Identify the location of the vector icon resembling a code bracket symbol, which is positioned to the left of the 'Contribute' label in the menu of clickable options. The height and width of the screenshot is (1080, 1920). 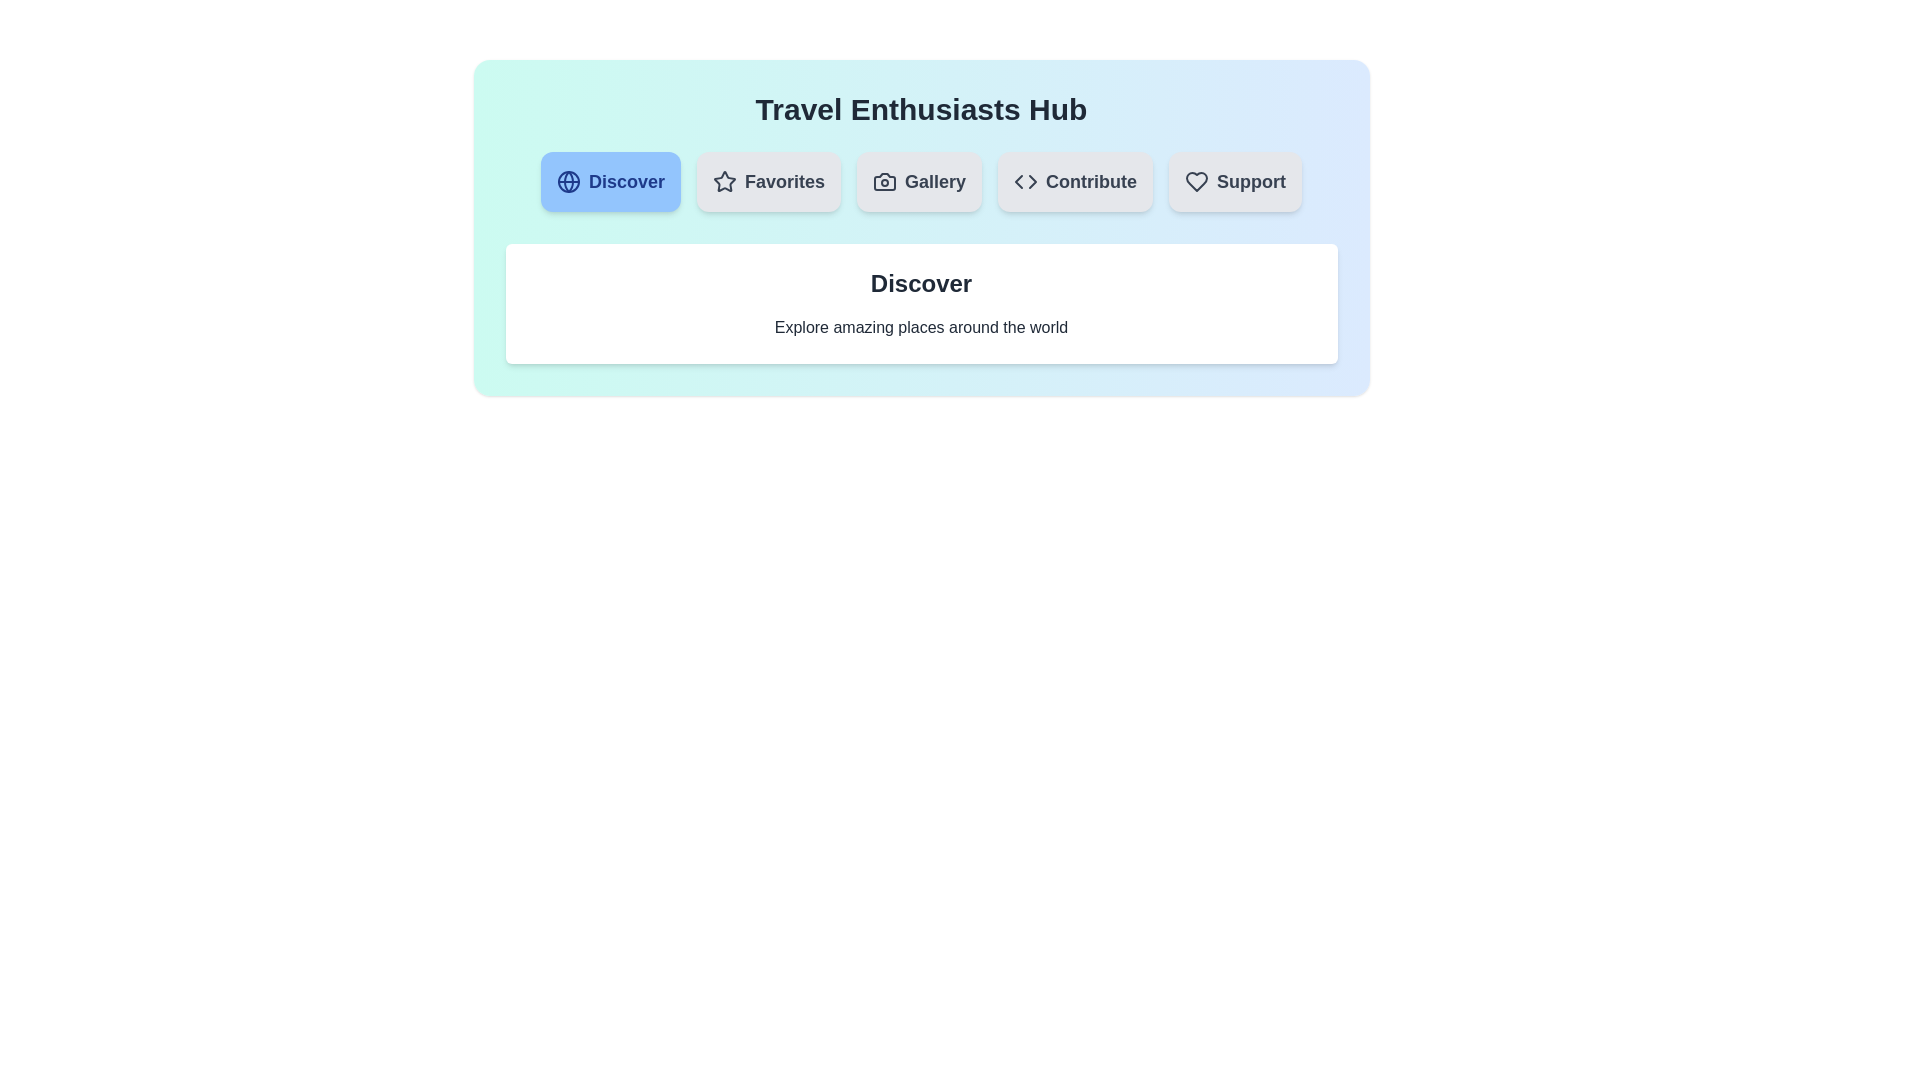
(1026, 181).